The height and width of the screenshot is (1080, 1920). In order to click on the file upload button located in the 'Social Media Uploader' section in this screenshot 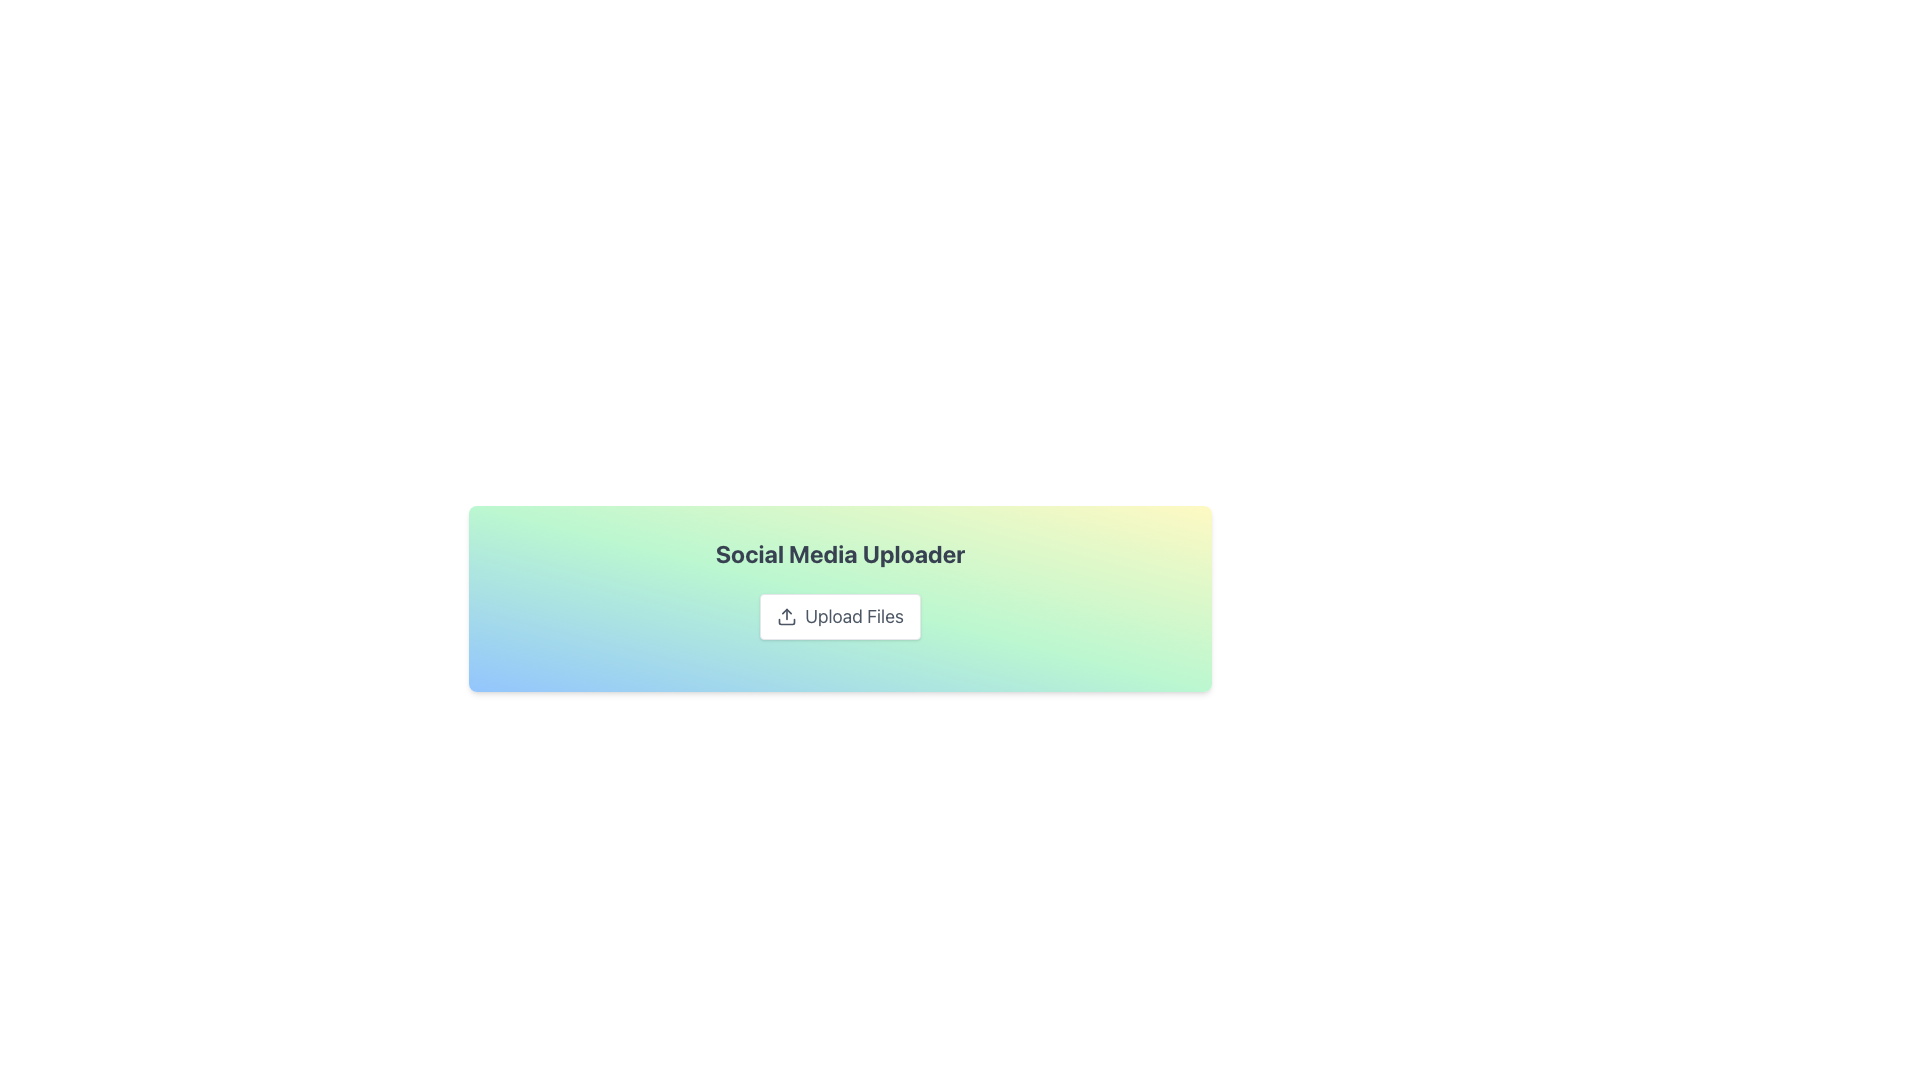, I will do `click(840, 616)`.